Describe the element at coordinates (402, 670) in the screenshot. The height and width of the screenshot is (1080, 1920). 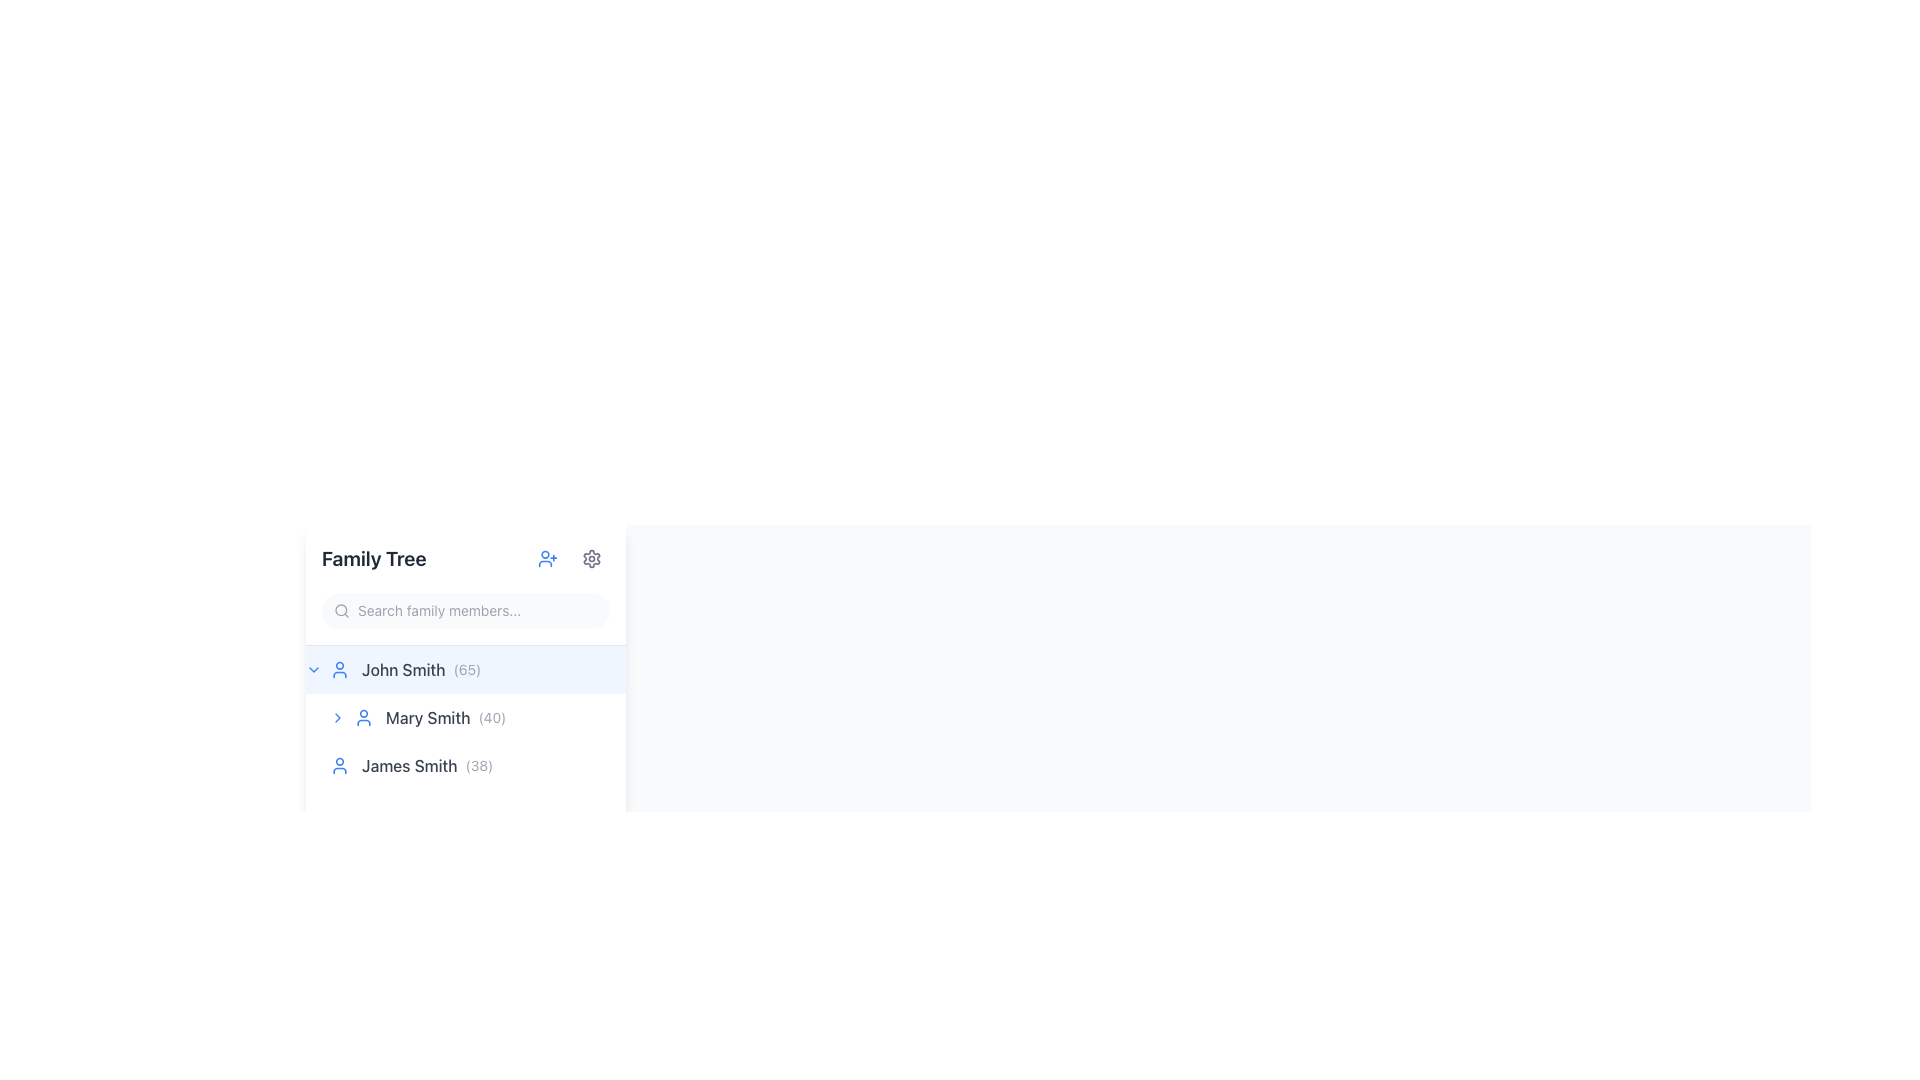
I see `the static text element displaying 'John Smith', which is positioned next to a blue user icon and to the left of the text '(65)', within a light blue highlighted list item` at that location.